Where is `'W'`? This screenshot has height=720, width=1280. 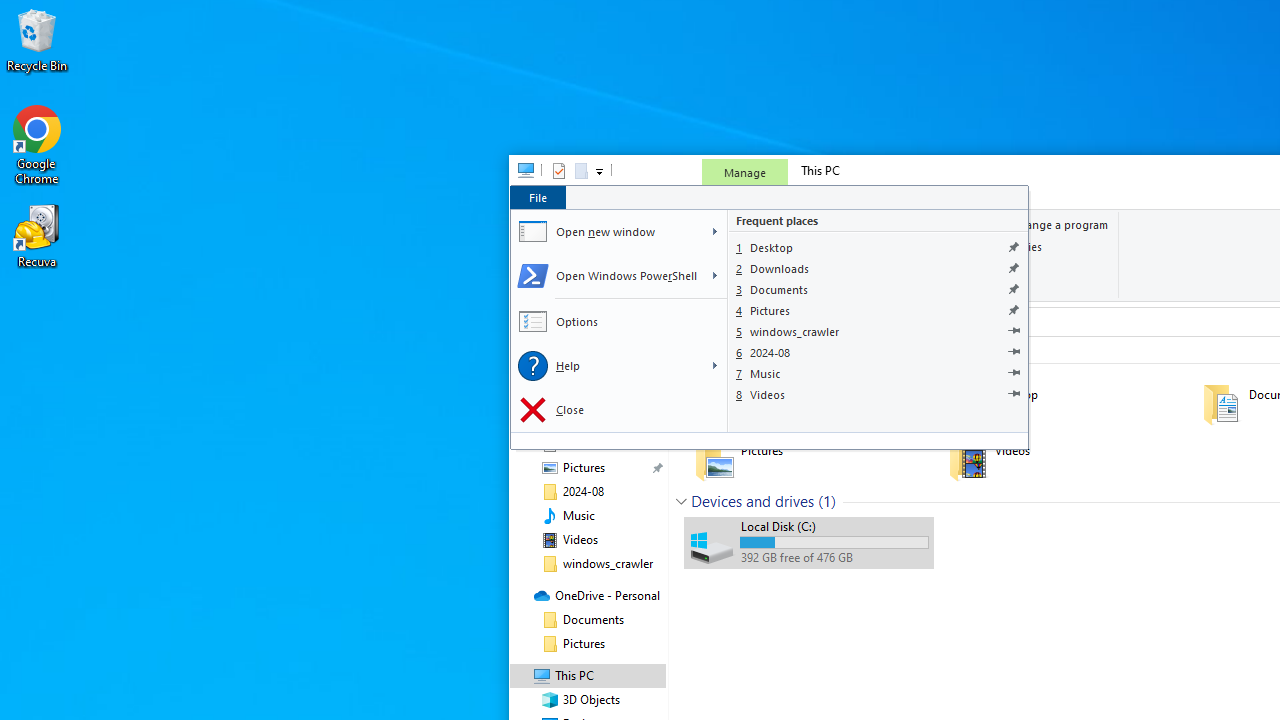
'W' is located at coordinates (714, 231).